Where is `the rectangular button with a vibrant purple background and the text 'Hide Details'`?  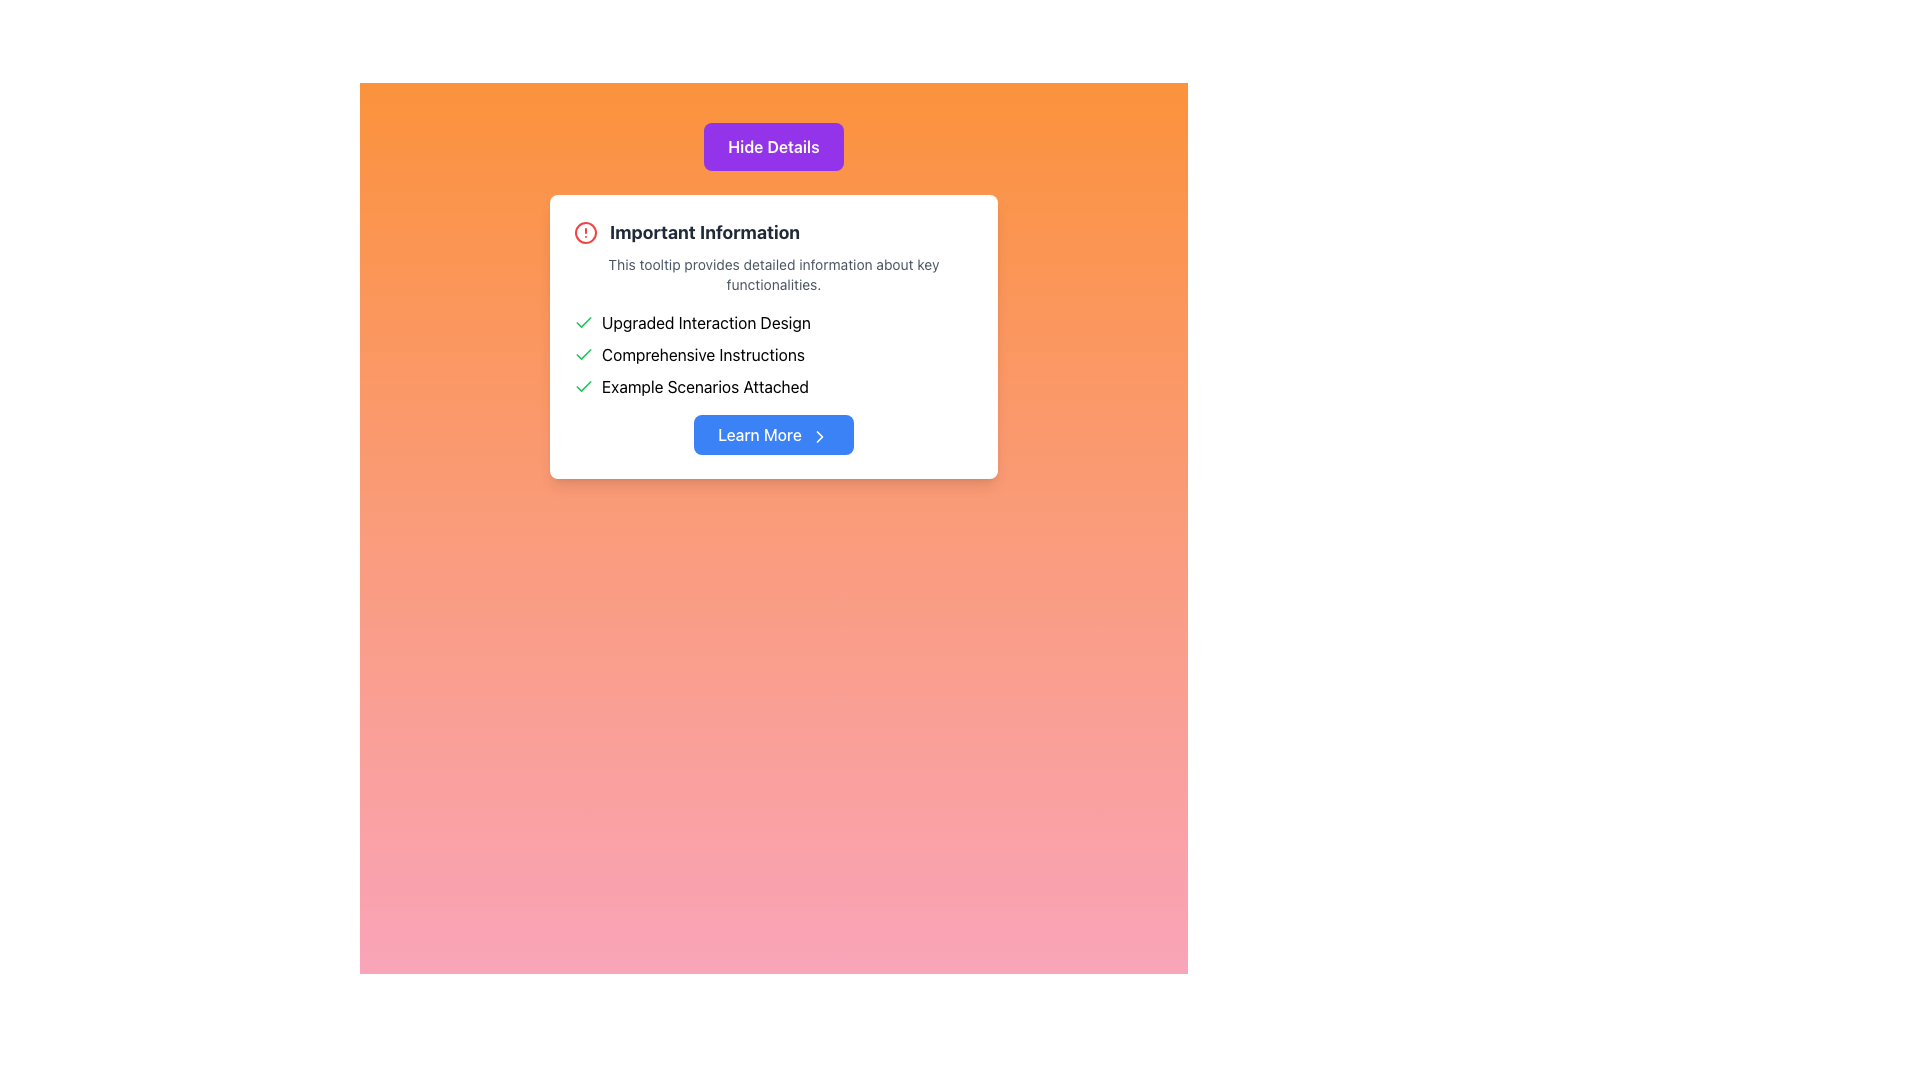 the rectangular button with a vibrant purple background and the text 'Hide Details' is located at coordinates (772, 145).